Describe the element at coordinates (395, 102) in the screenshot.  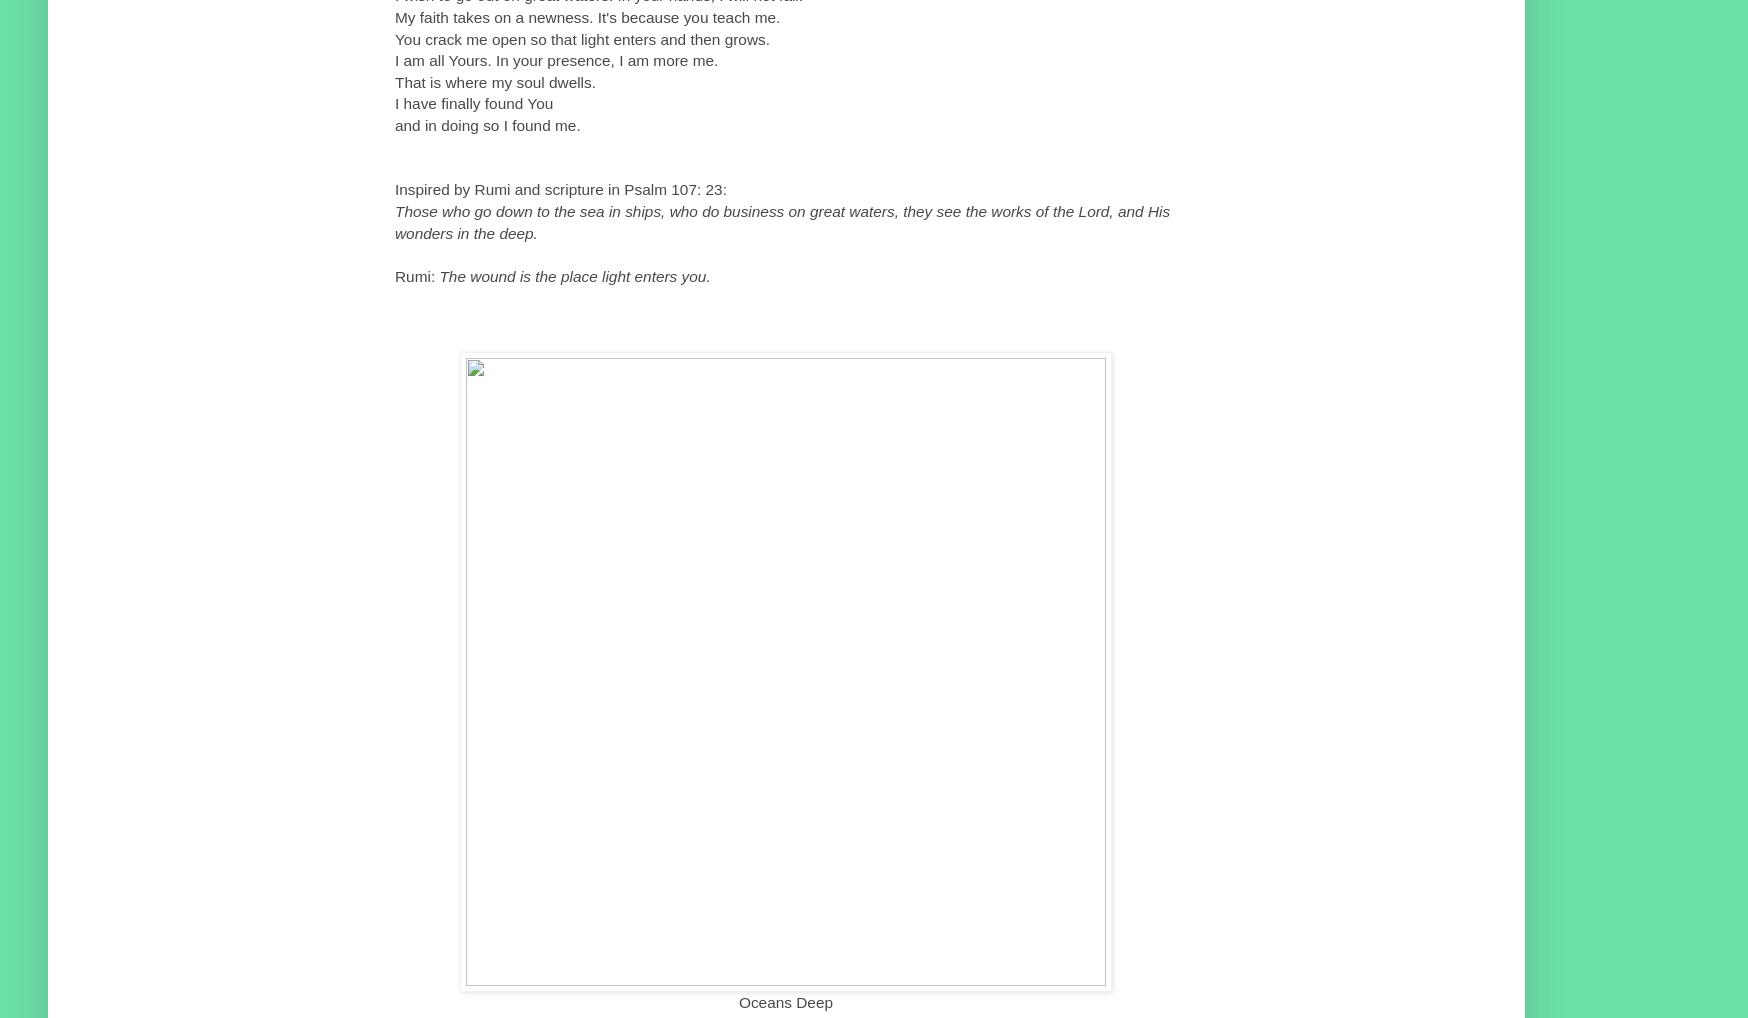
I see `'I have finally found You'` at that location.